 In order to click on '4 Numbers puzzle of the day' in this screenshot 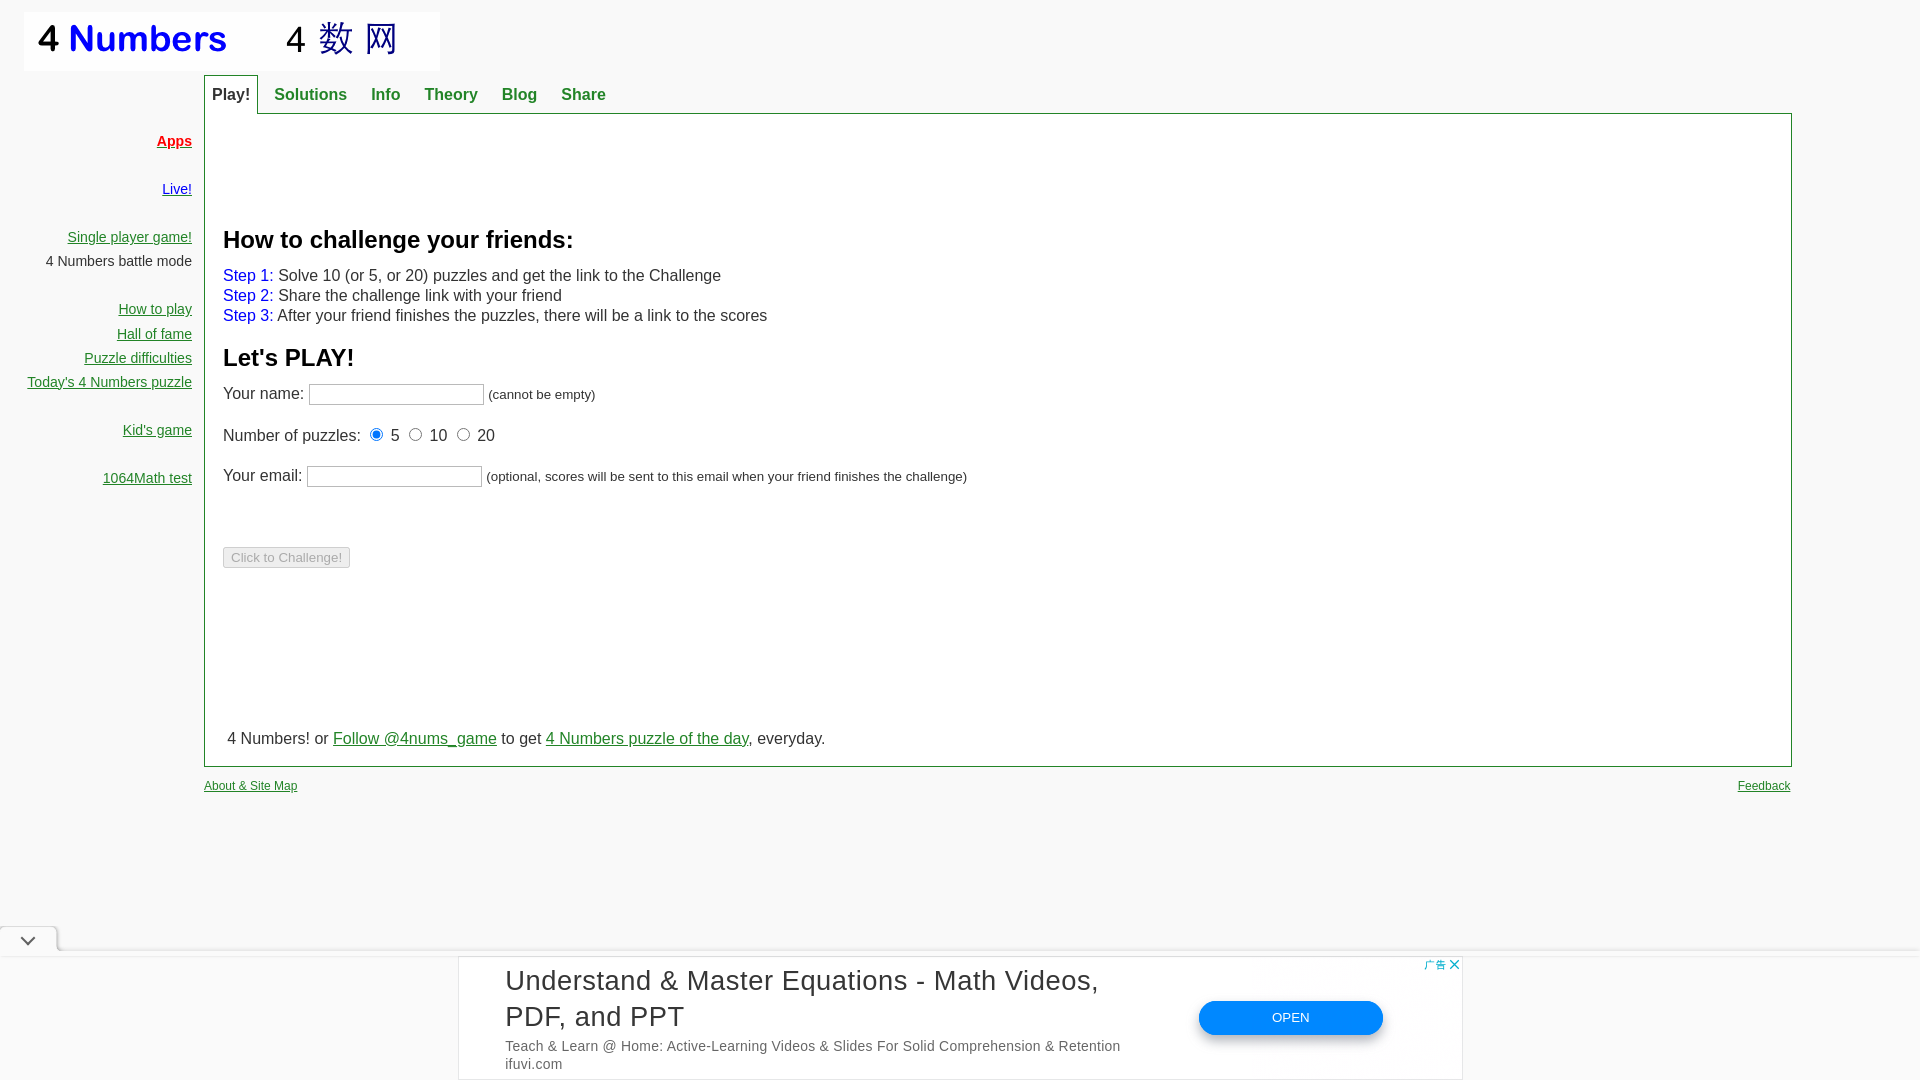, I will do `click(546, 738)`.